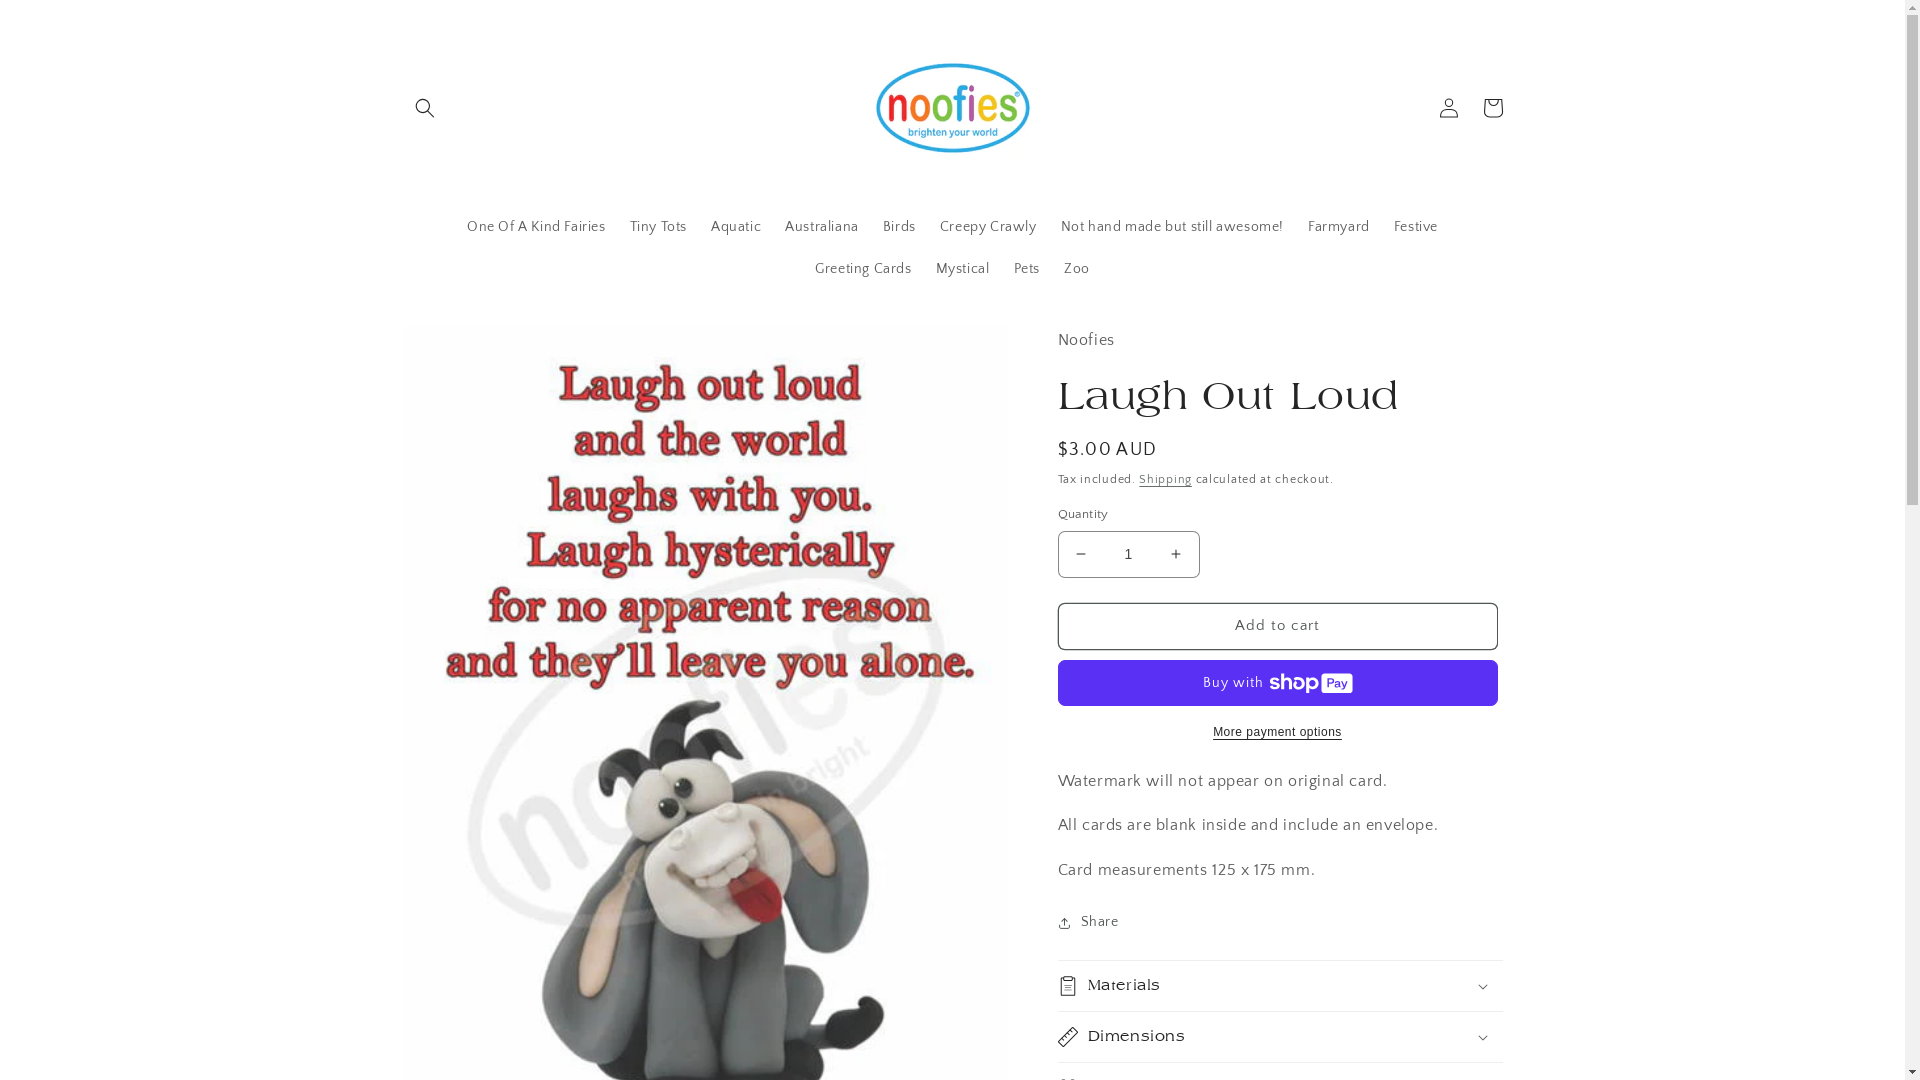  What do you see at coordinates (821, 226) in the screenshot?
I see `'Australiana'` at bounding box center [821, 226].